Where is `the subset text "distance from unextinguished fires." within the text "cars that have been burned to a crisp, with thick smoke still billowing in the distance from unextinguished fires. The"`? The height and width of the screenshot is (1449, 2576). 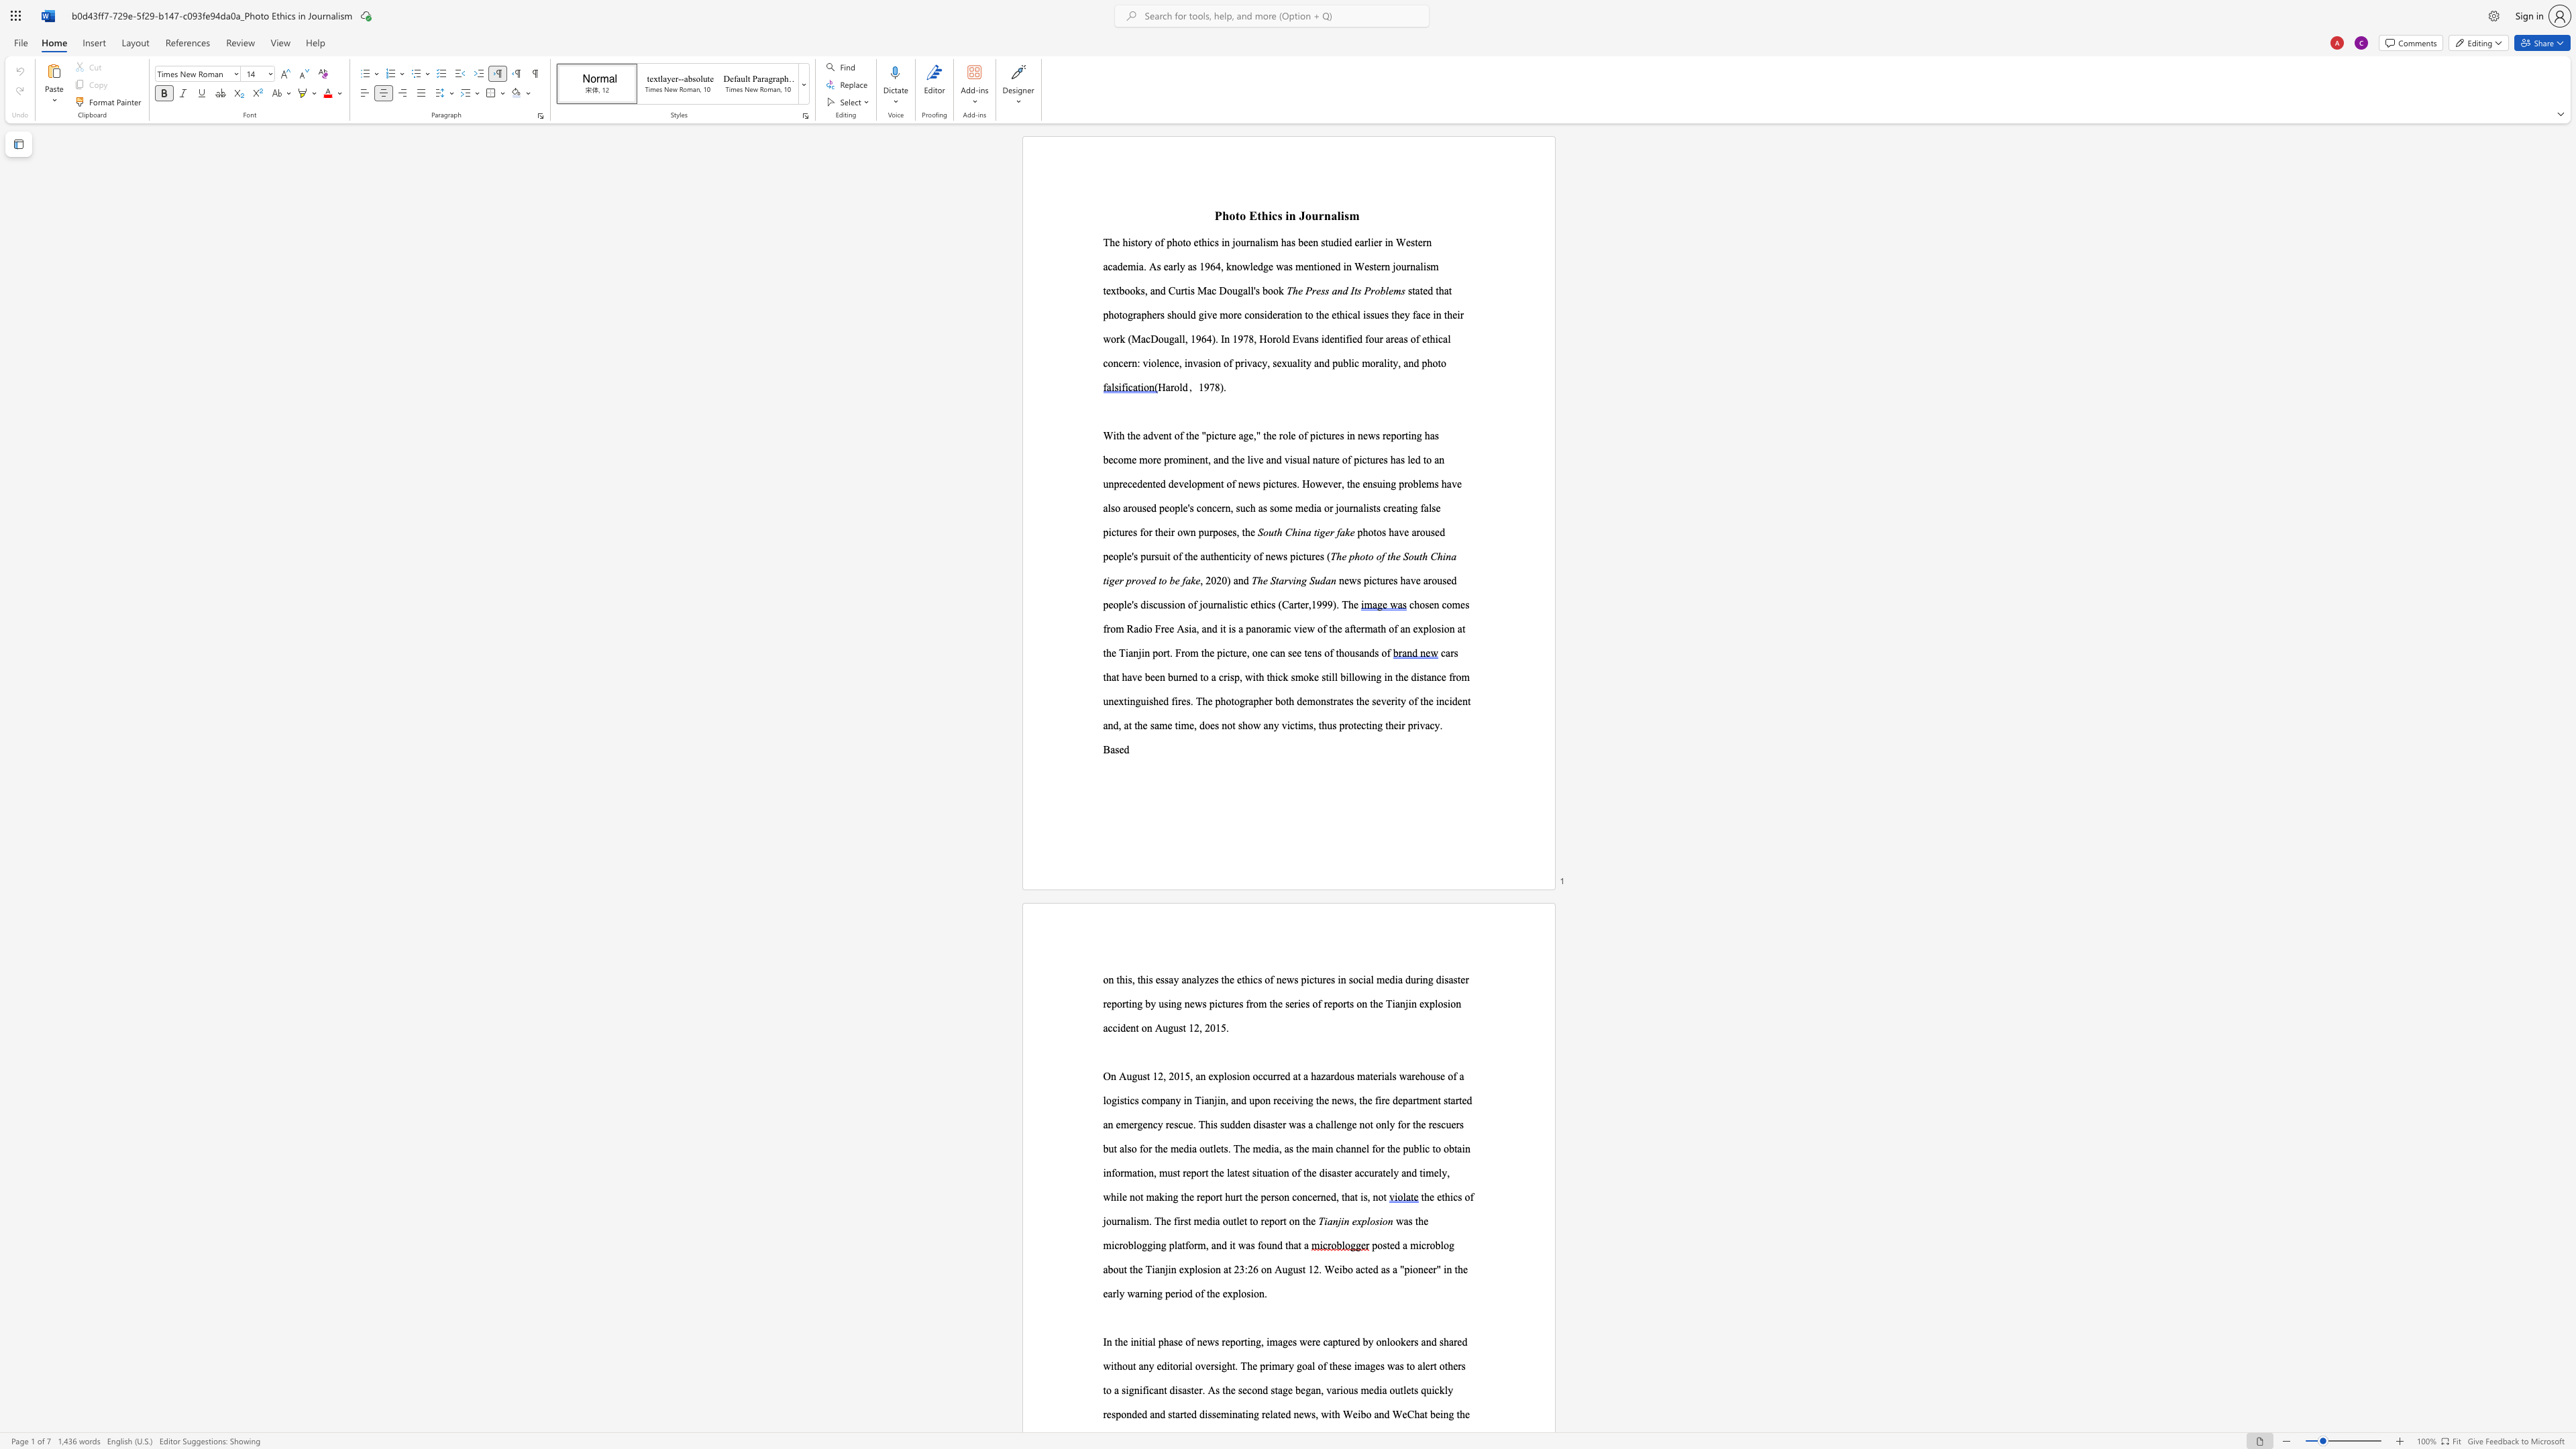
the subset text "distance from unextinguished fires." within the text "cars that have been burned to a crisp, with thick smoke still billowing in the distance from unextinguished fires. The" is located at coordinates (1411, 677).